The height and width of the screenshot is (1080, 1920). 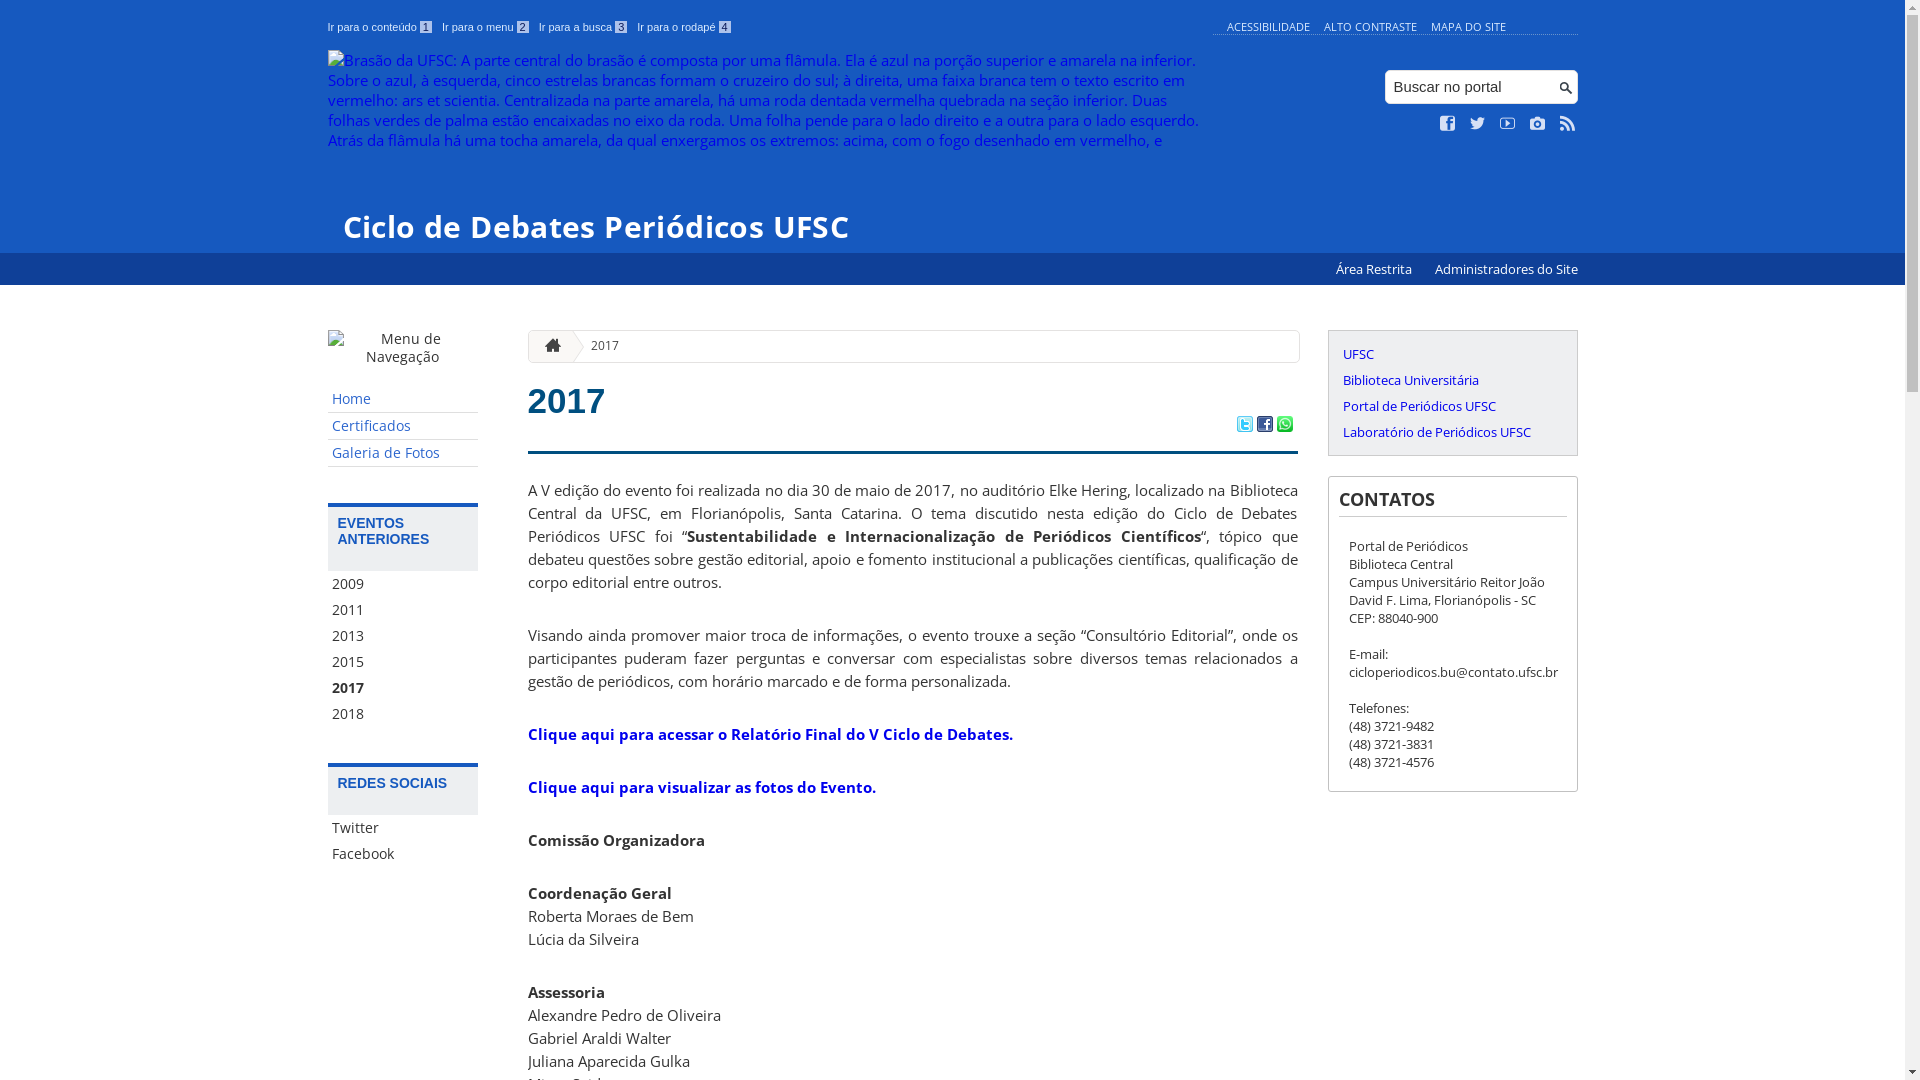 I want to click on '2009', so click(x=402, y=583).